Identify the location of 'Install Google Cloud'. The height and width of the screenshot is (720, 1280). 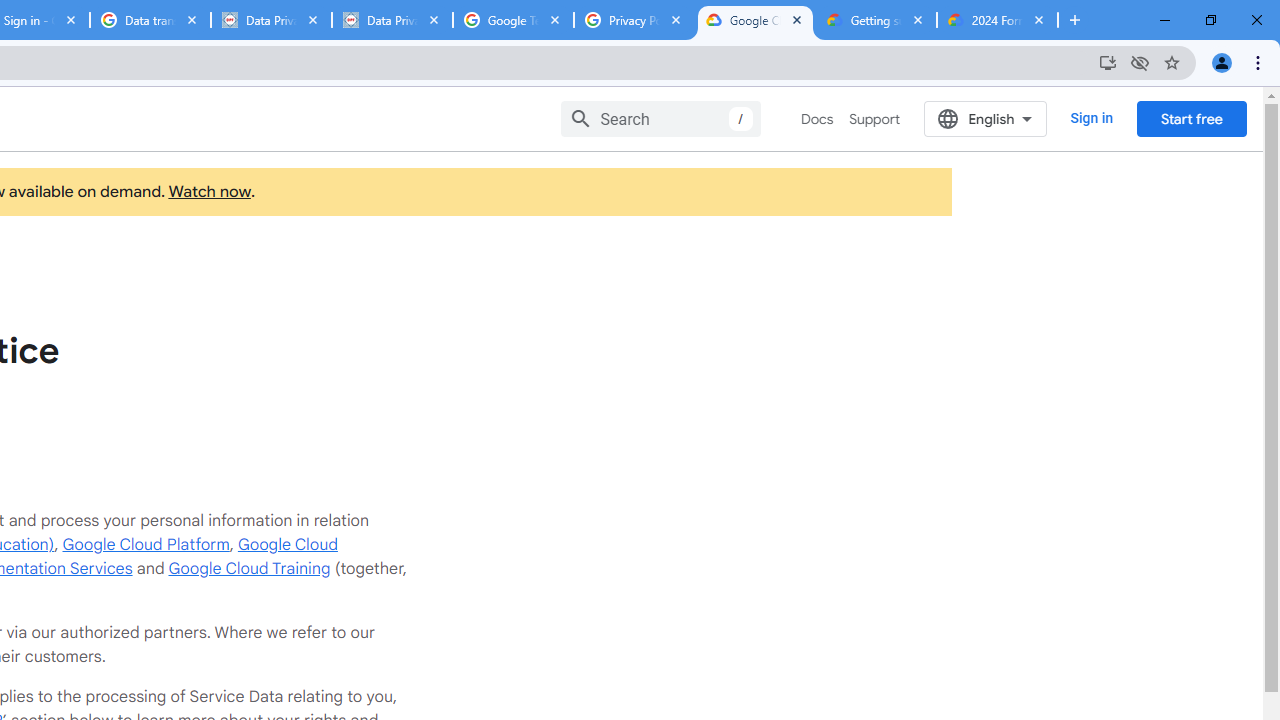
(1106, 61).